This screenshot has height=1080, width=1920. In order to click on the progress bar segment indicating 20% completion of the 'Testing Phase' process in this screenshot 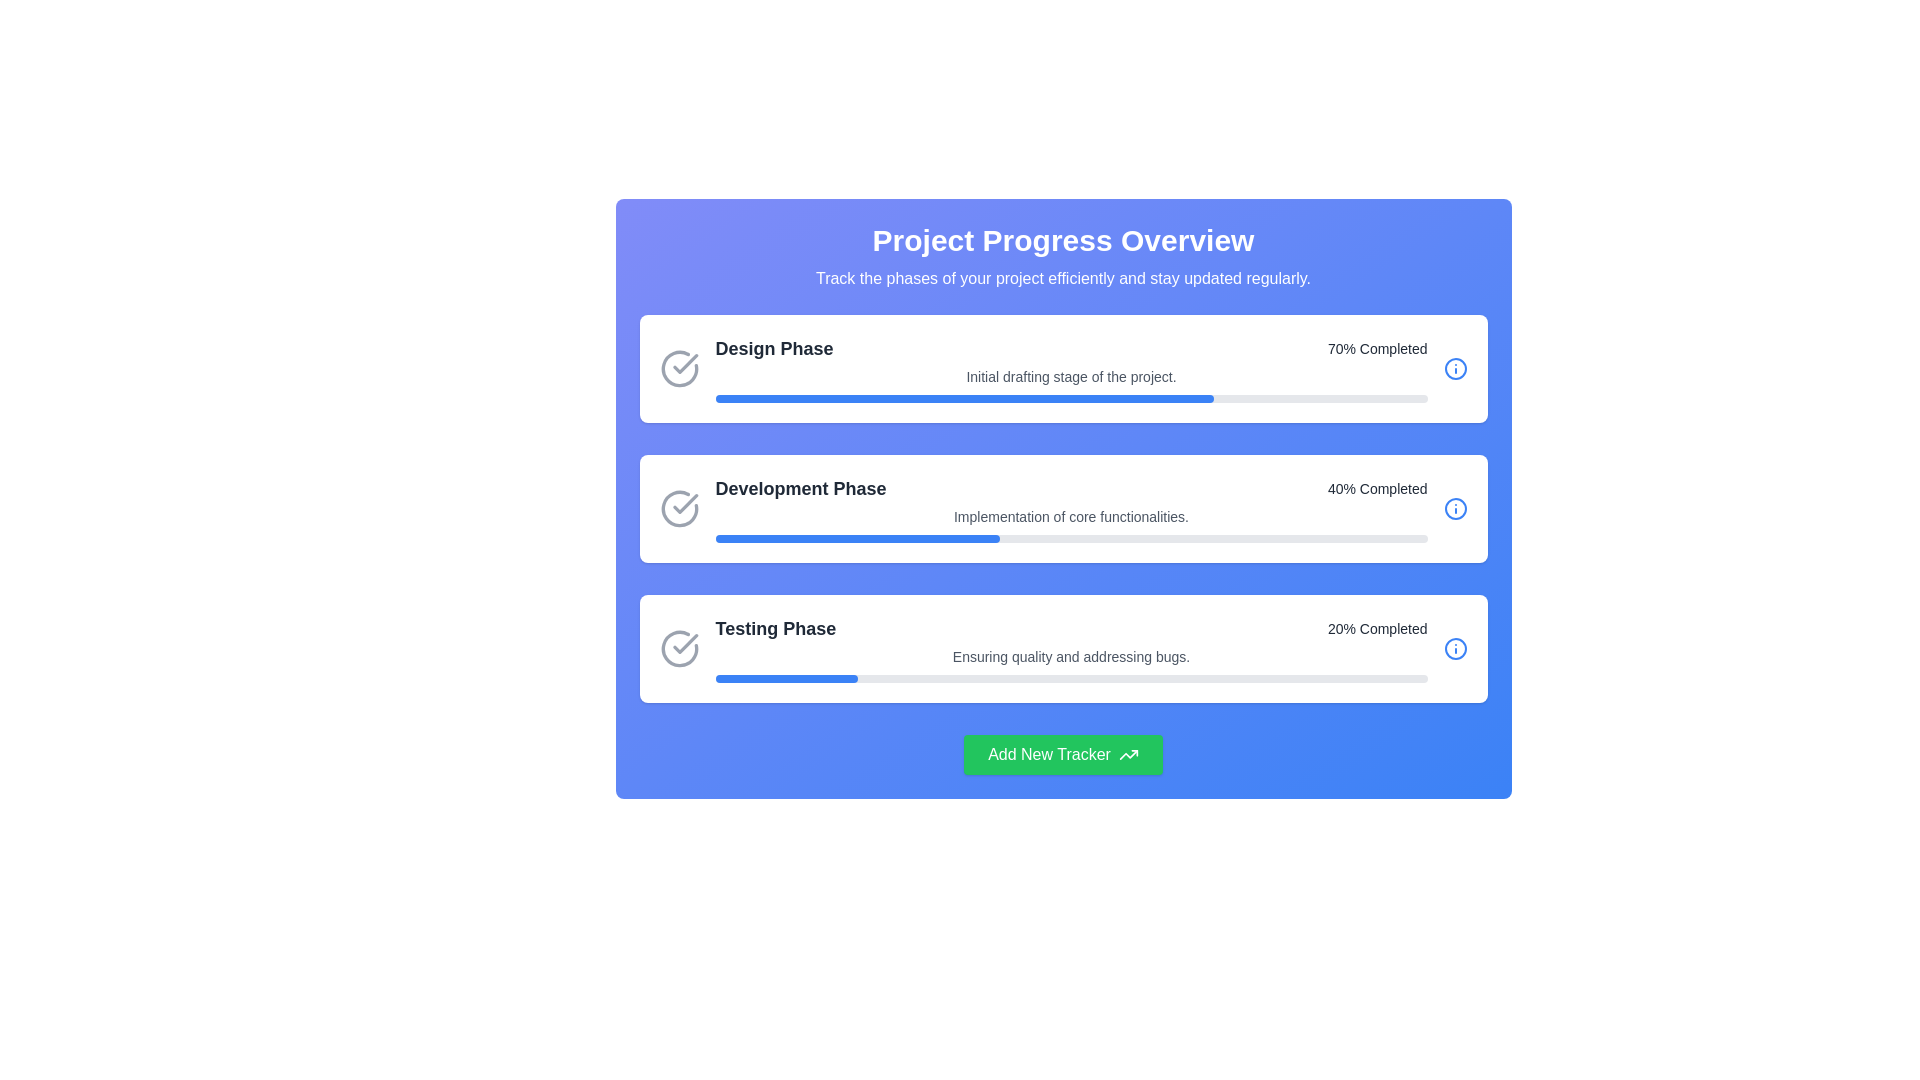, I will do `click(785, 677)`.